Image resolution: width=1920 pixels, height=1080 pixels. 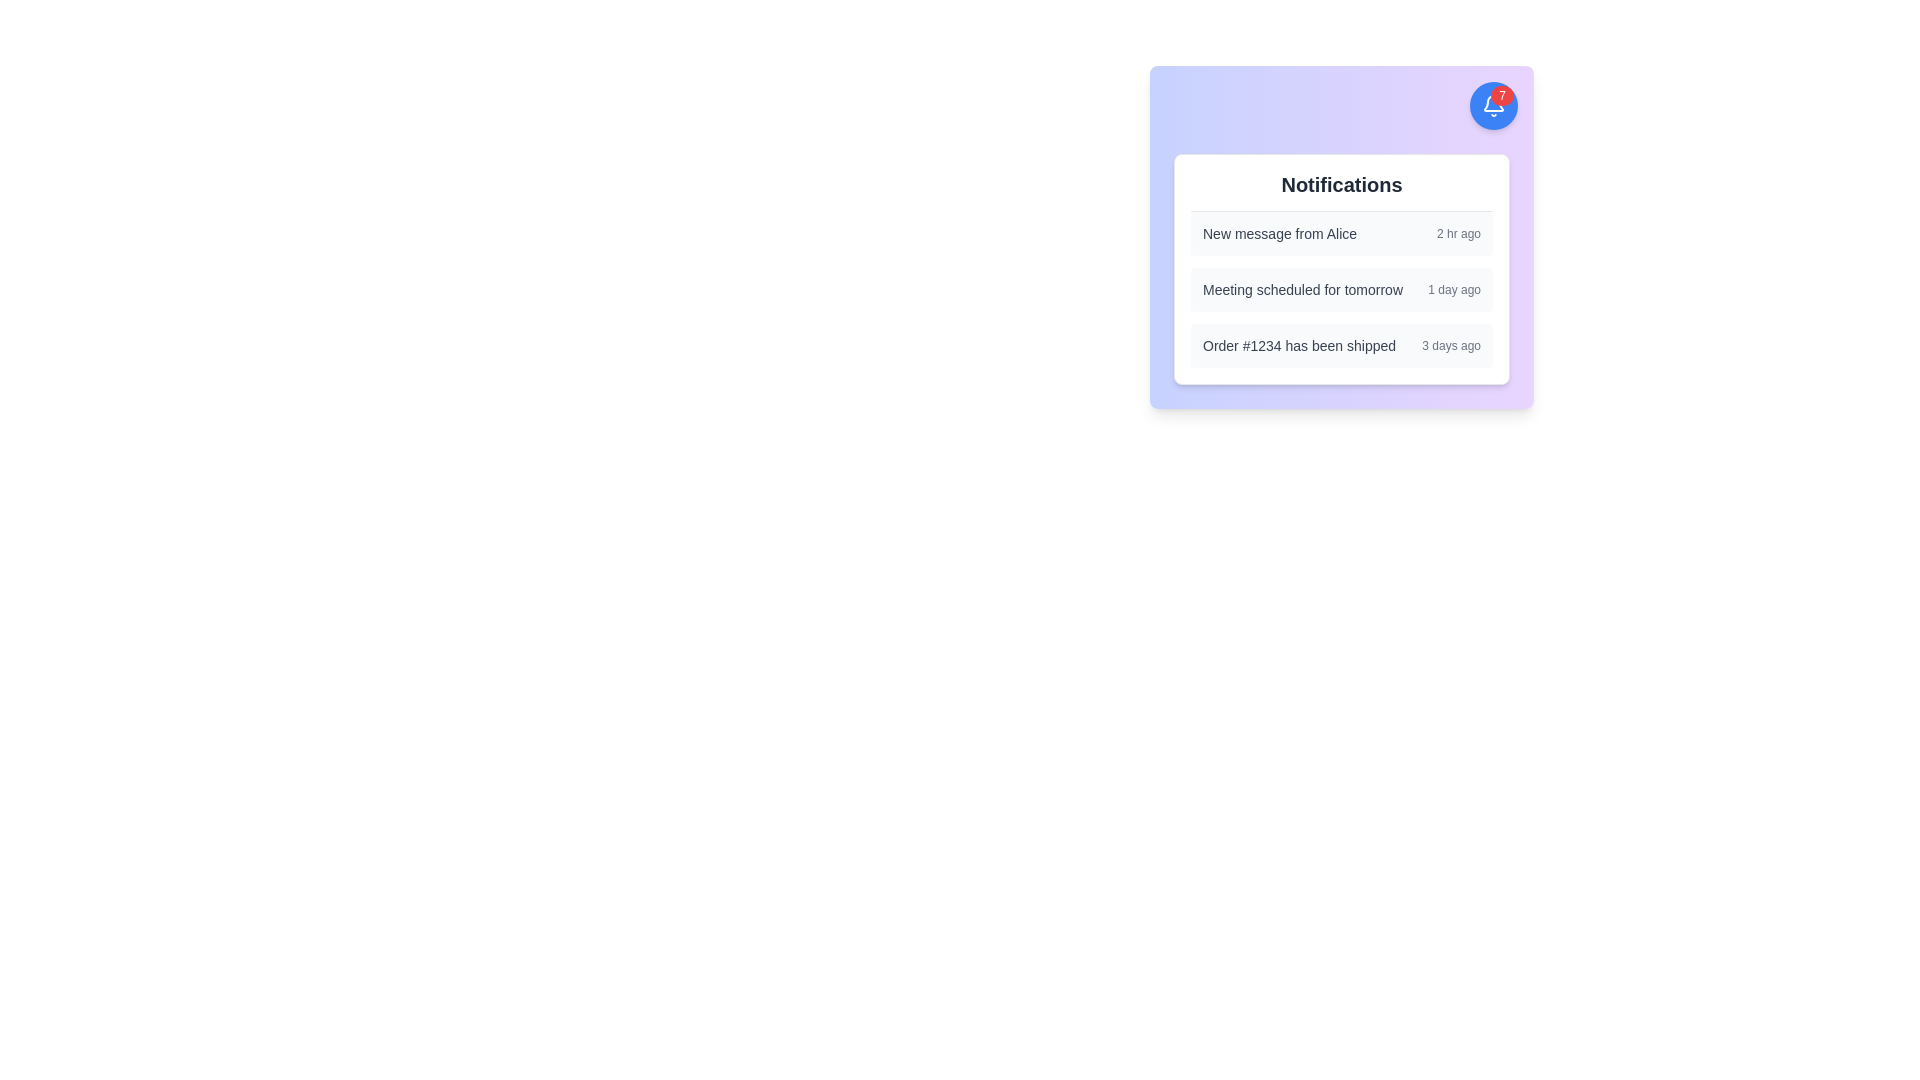 What do you see at coordinates (1459, 233) in the screenshot?
I see `the timestamp text label located to the right of 'New message from Alice' in the first notification item of the vertical list` at bounding box center [1459, 233].